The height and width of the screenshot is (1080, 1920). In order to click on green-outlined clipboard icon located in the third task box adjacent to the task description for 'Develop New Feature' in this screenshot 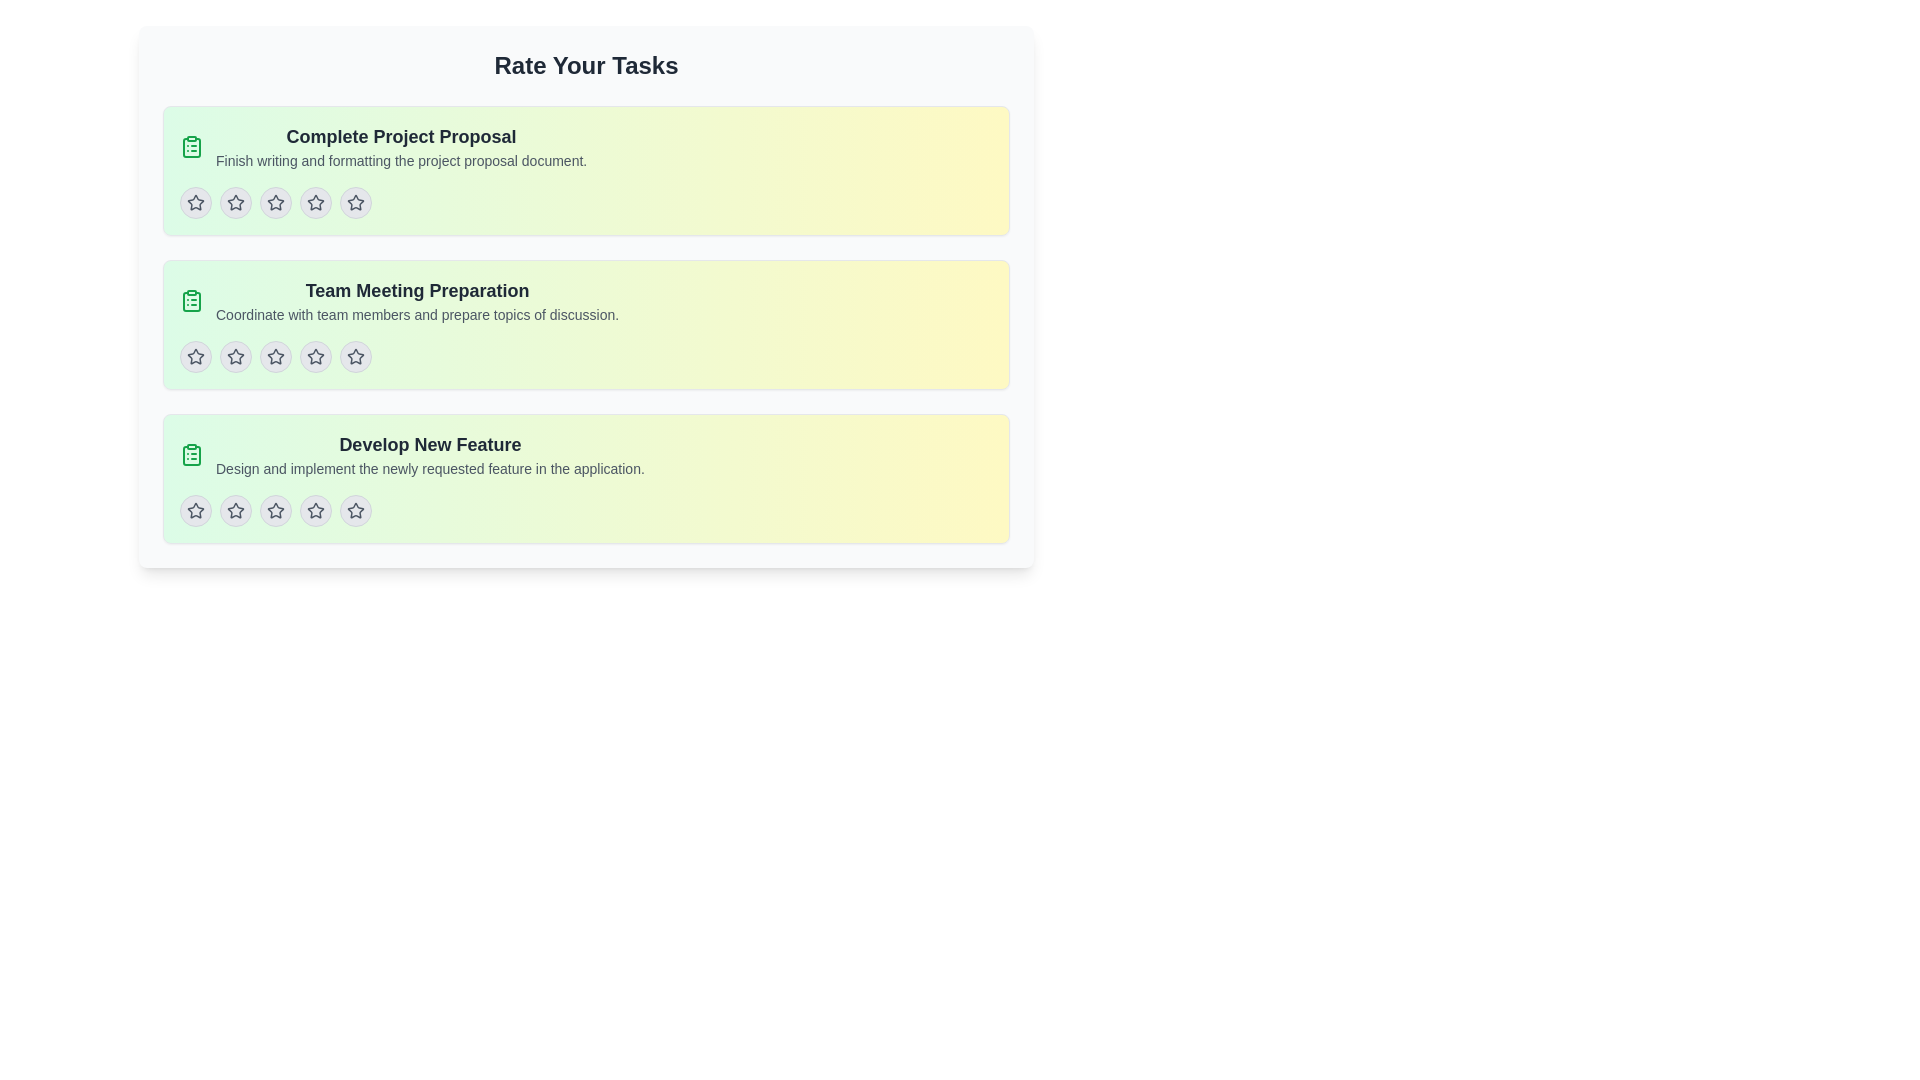, I will do `click(192, 455)`.